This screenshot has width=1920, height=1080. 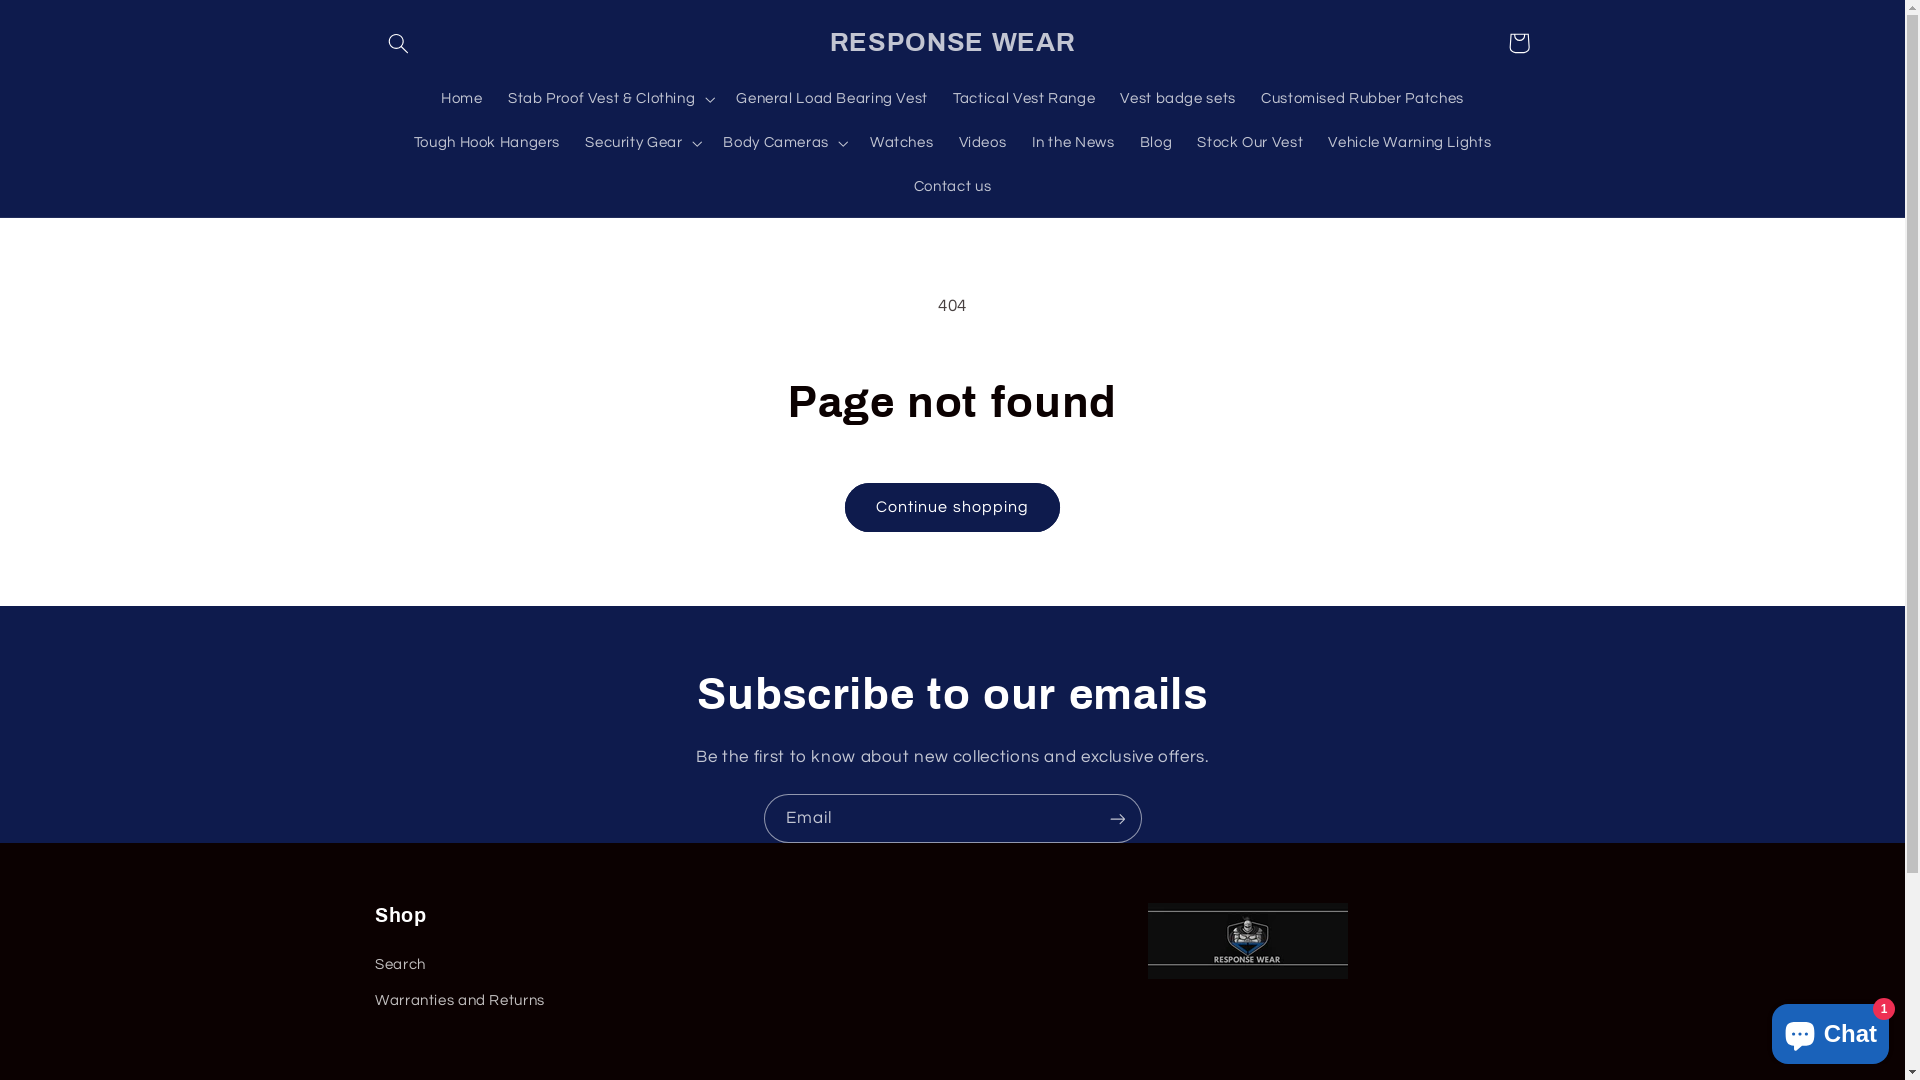 What do you see at coordinates (951, 186) in the screenshot?
I see `'Contact us'` at bounding box center [951, 186].